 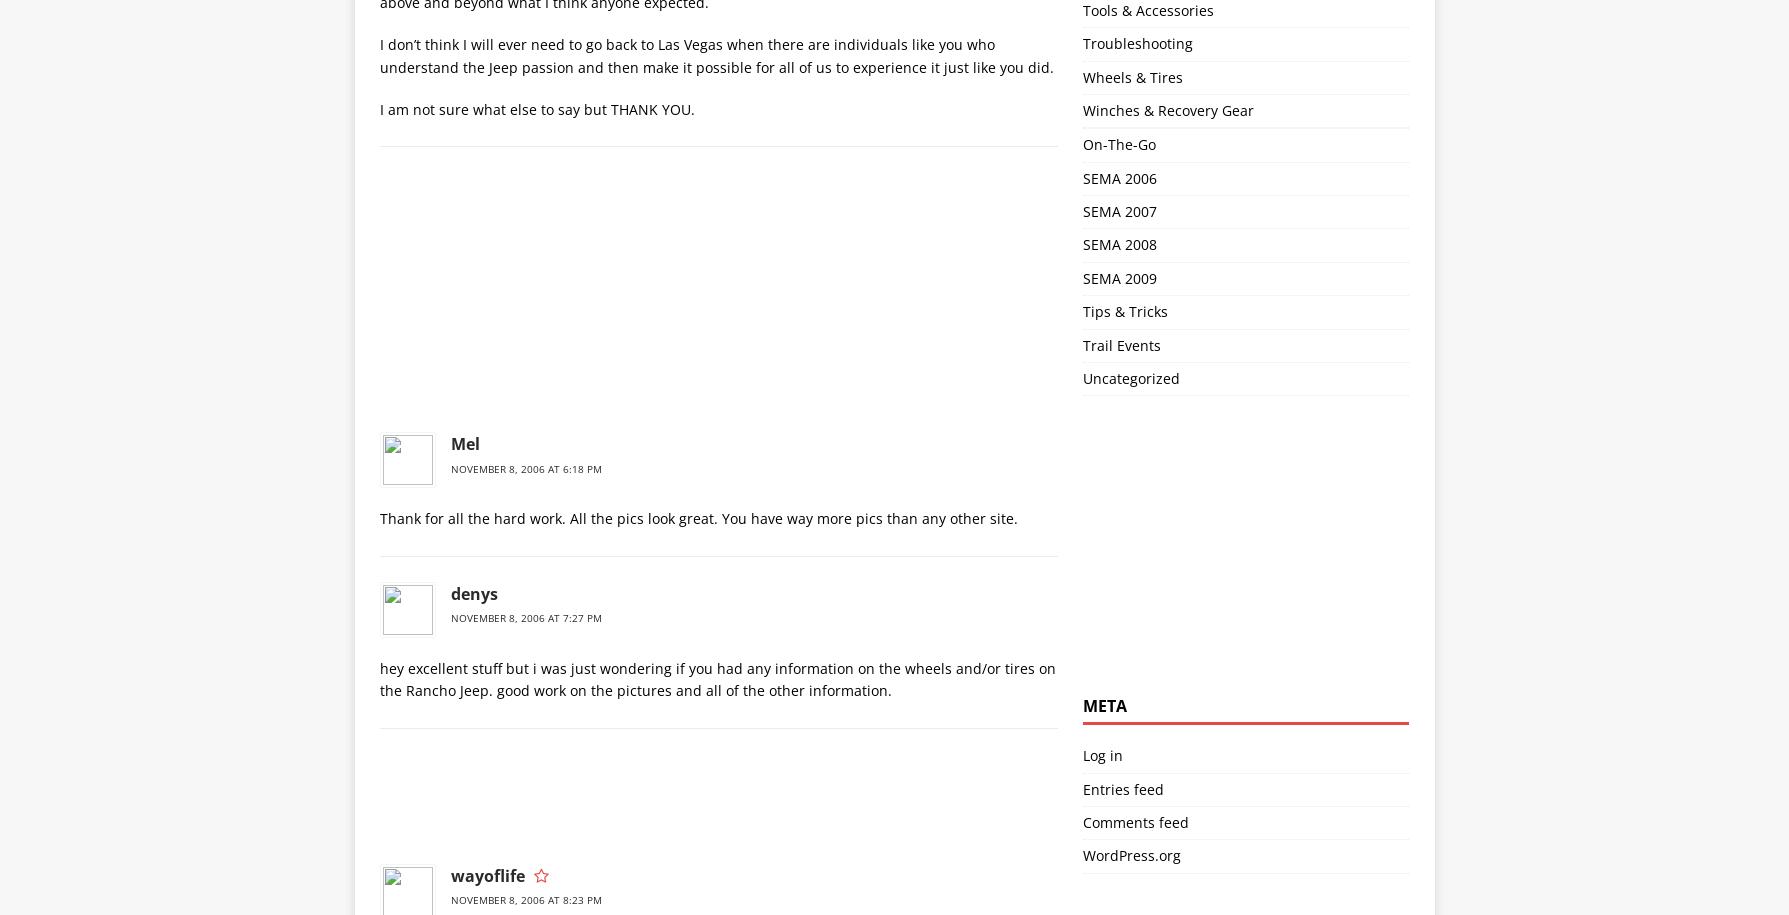 I want to click on 'Troubleshooting', so click(x=1136, y=43).